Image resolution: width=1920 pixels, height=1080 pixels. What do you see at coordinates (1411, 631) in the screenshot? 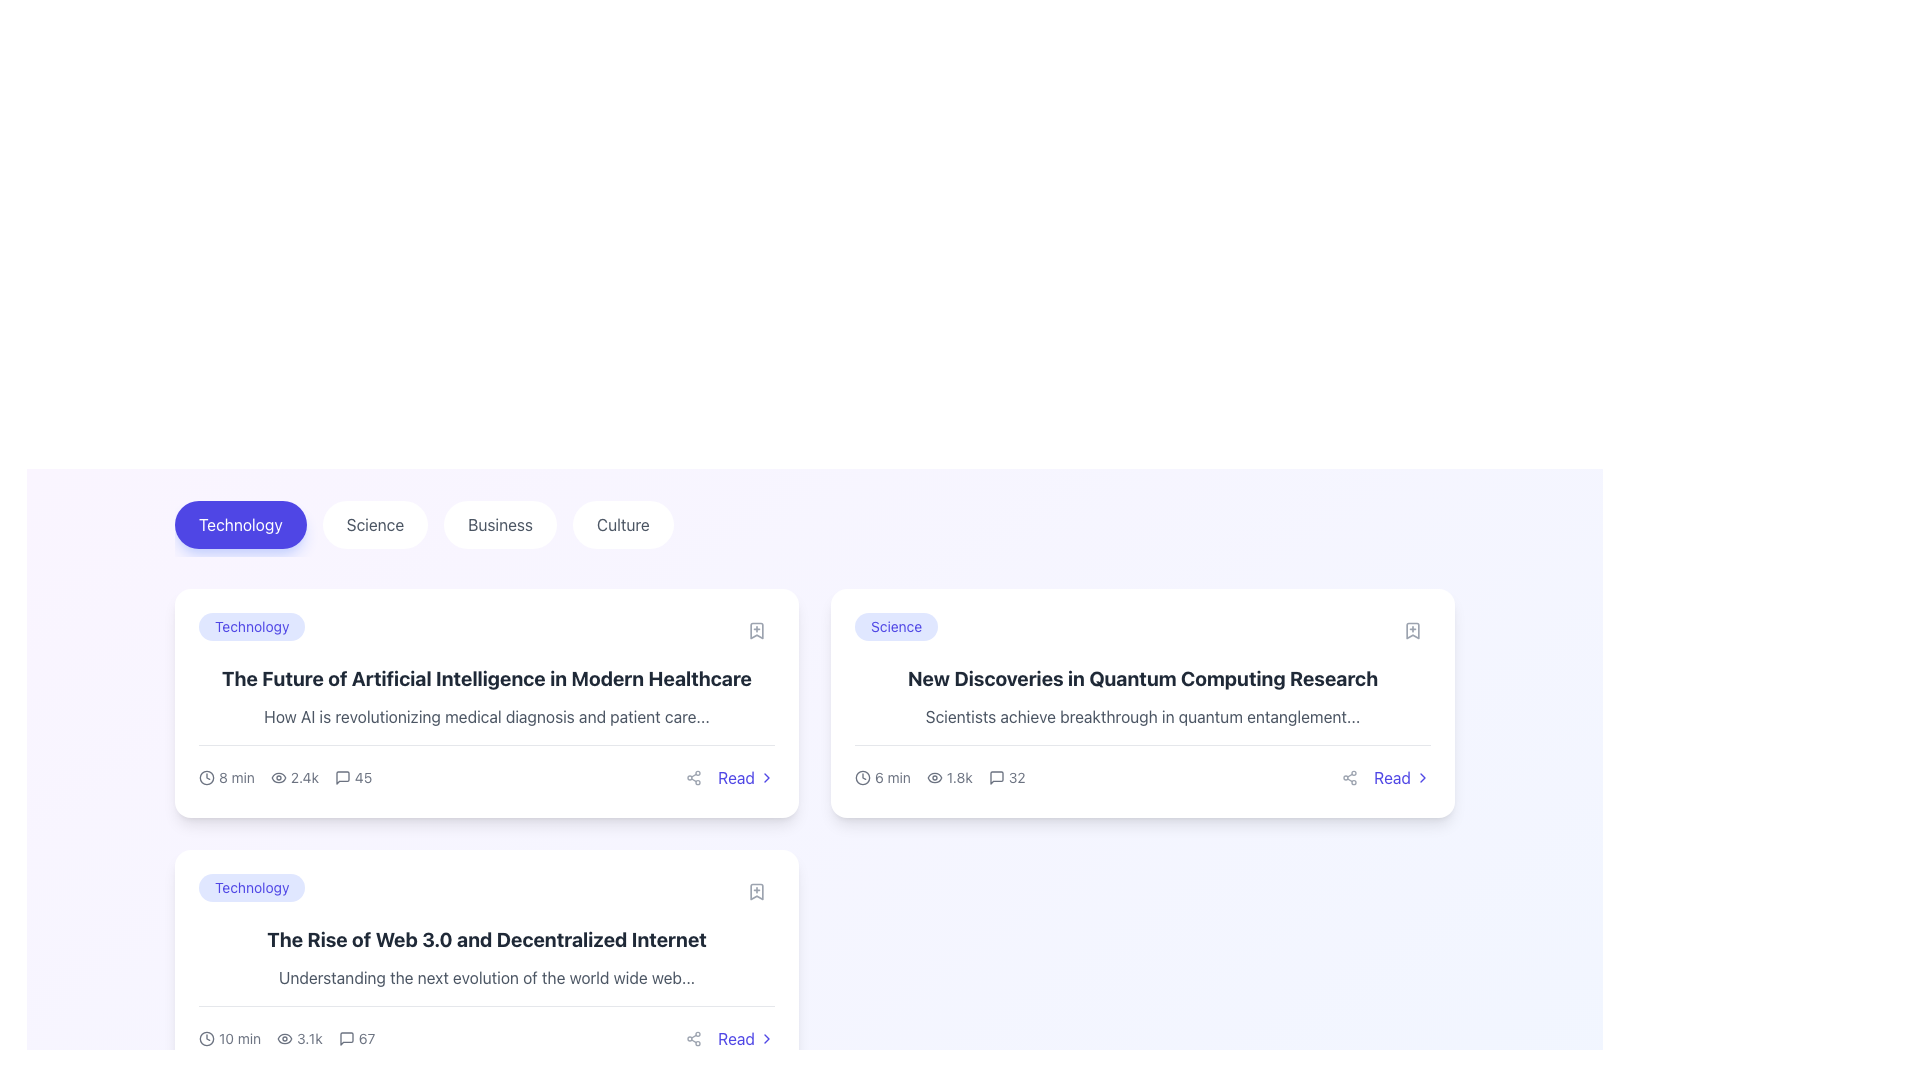
I see `the bookmark icon in the top-right corner of the 'Science' card to bookmark or unbookmark the associated content` at bounding box center [1411, 631].